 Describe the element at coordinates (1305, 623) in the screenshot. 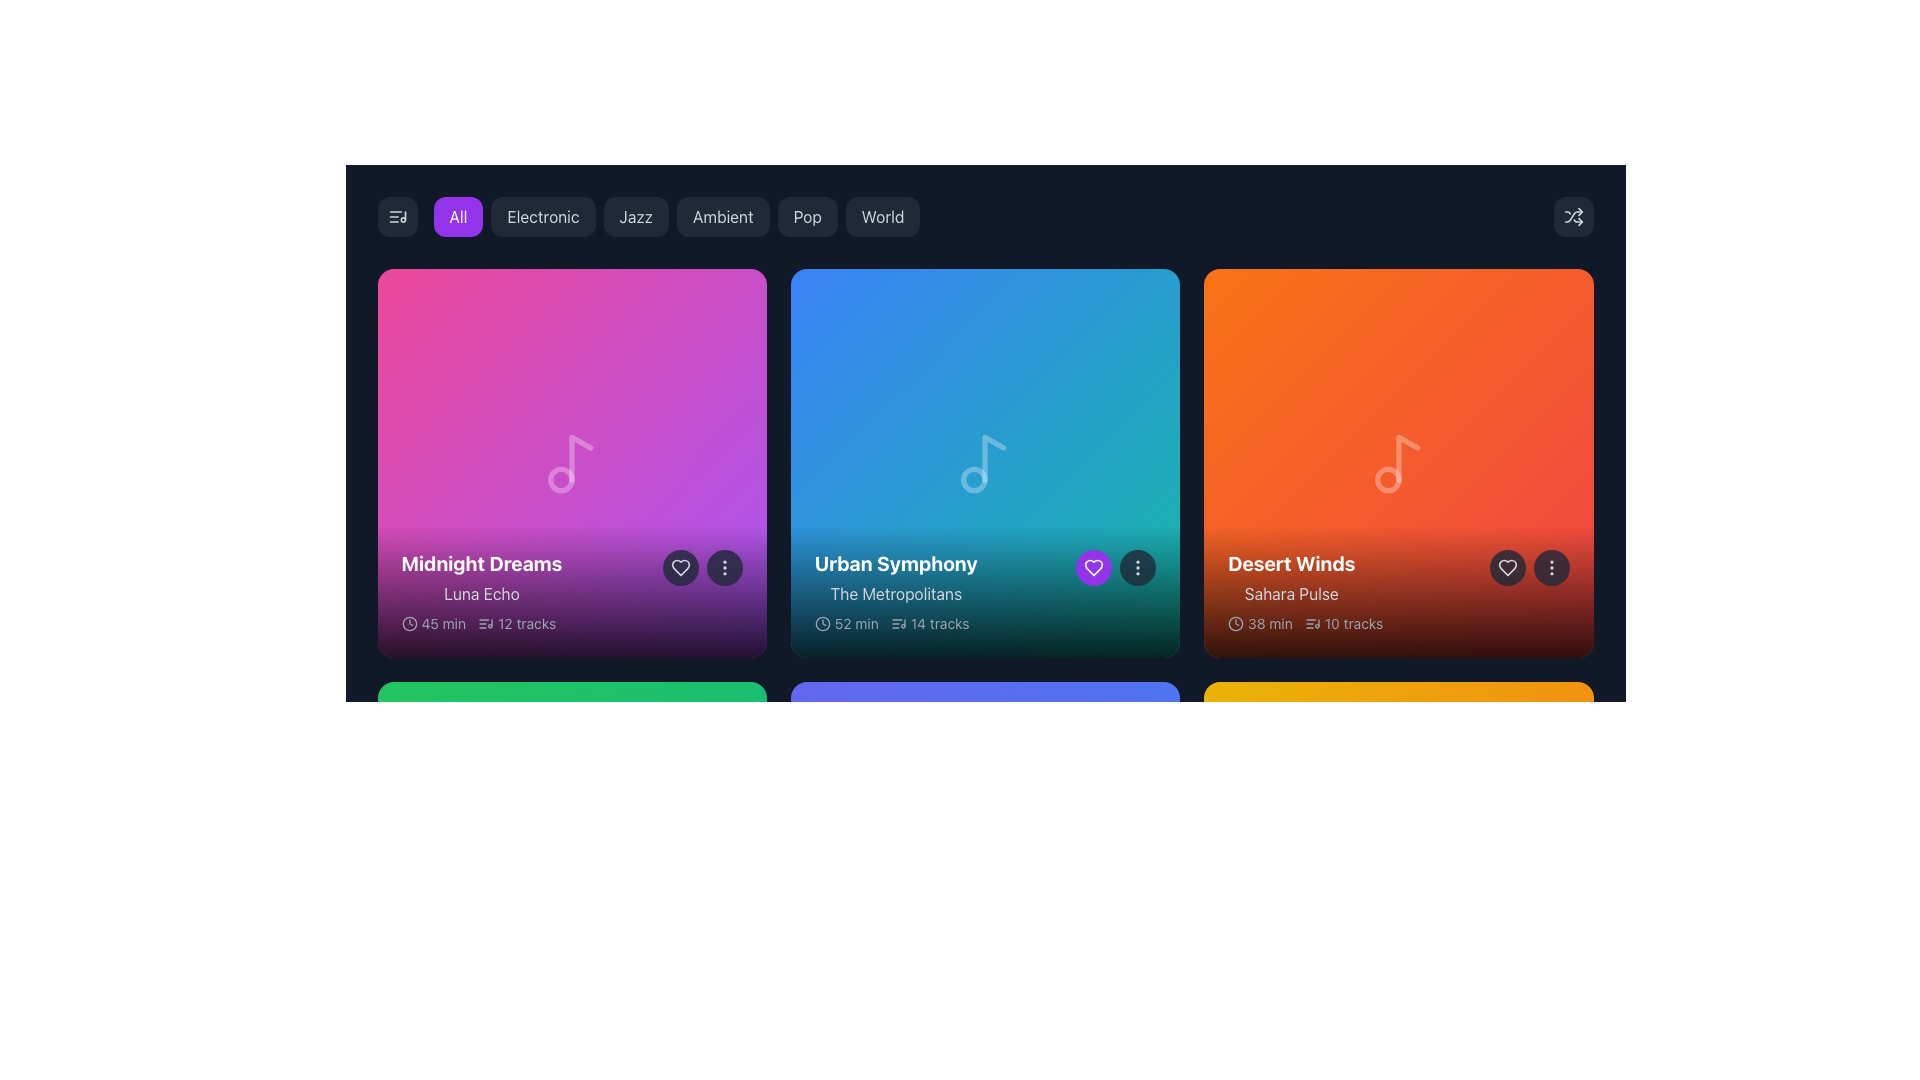

I see `metadata information of the 'Desert Winds' music card, which includes the duration ('38 min') and the number of tracks ('10 tracks') located in the bottom section of the card` at that location.